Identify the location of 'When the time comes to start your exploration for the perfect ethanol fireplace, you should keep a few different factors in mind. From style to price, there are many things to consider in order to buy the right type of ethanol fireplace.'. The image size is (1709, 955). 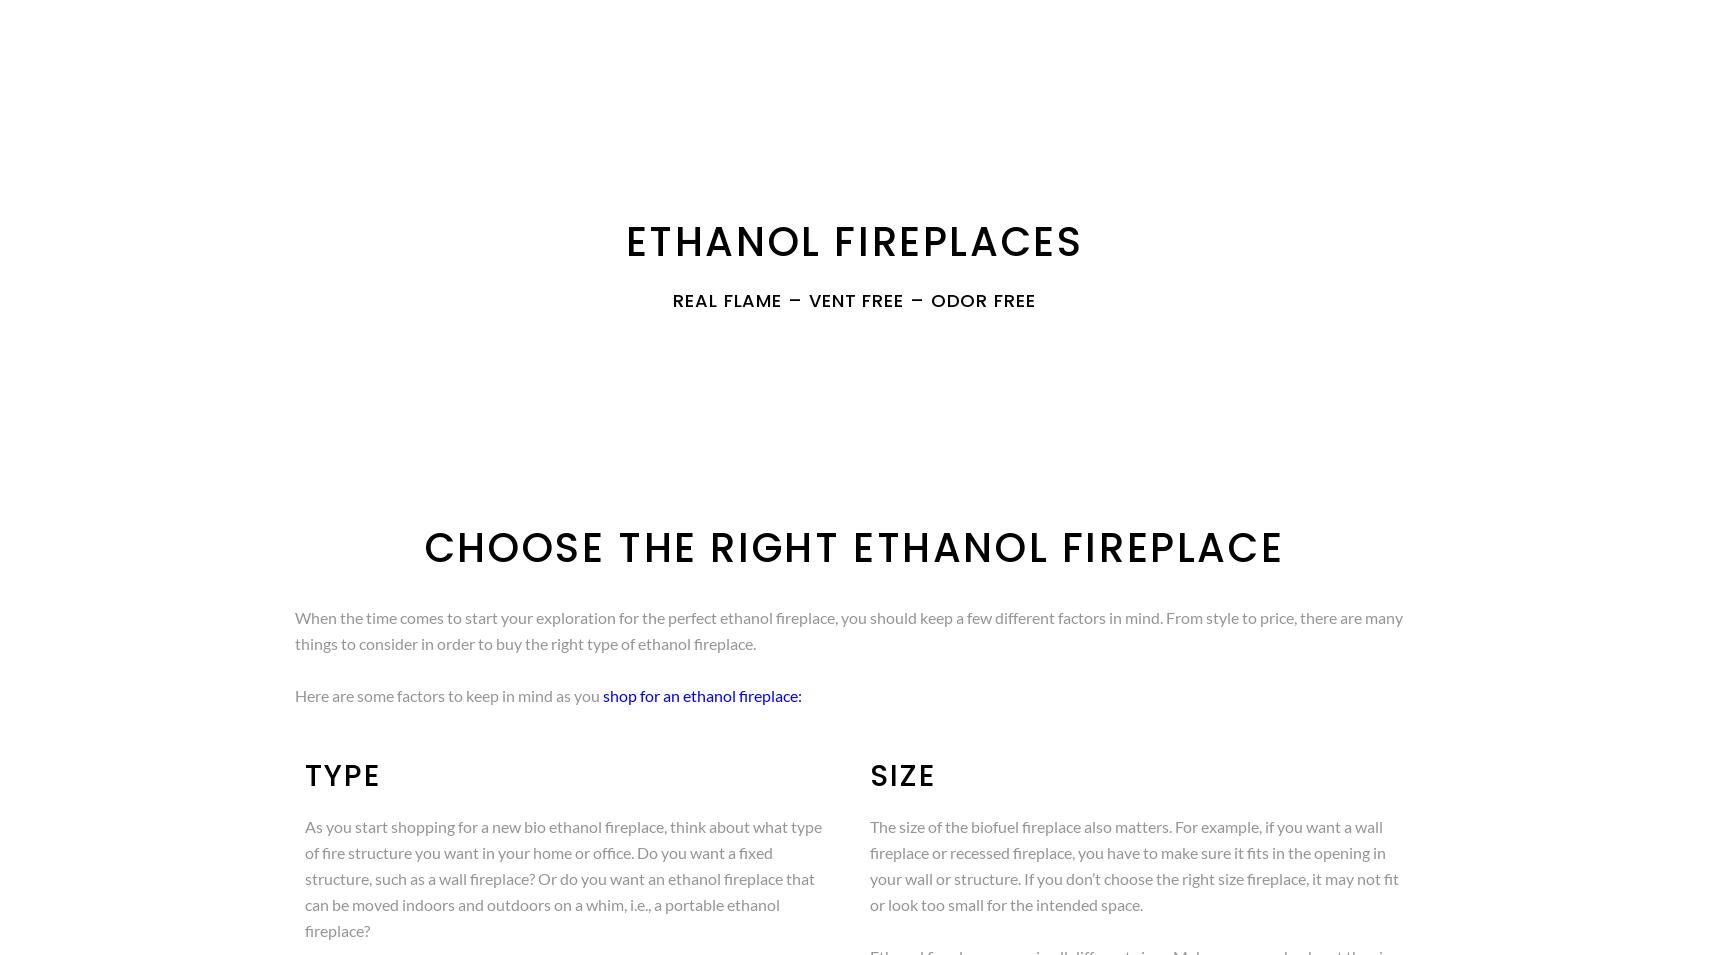
(847, 630).